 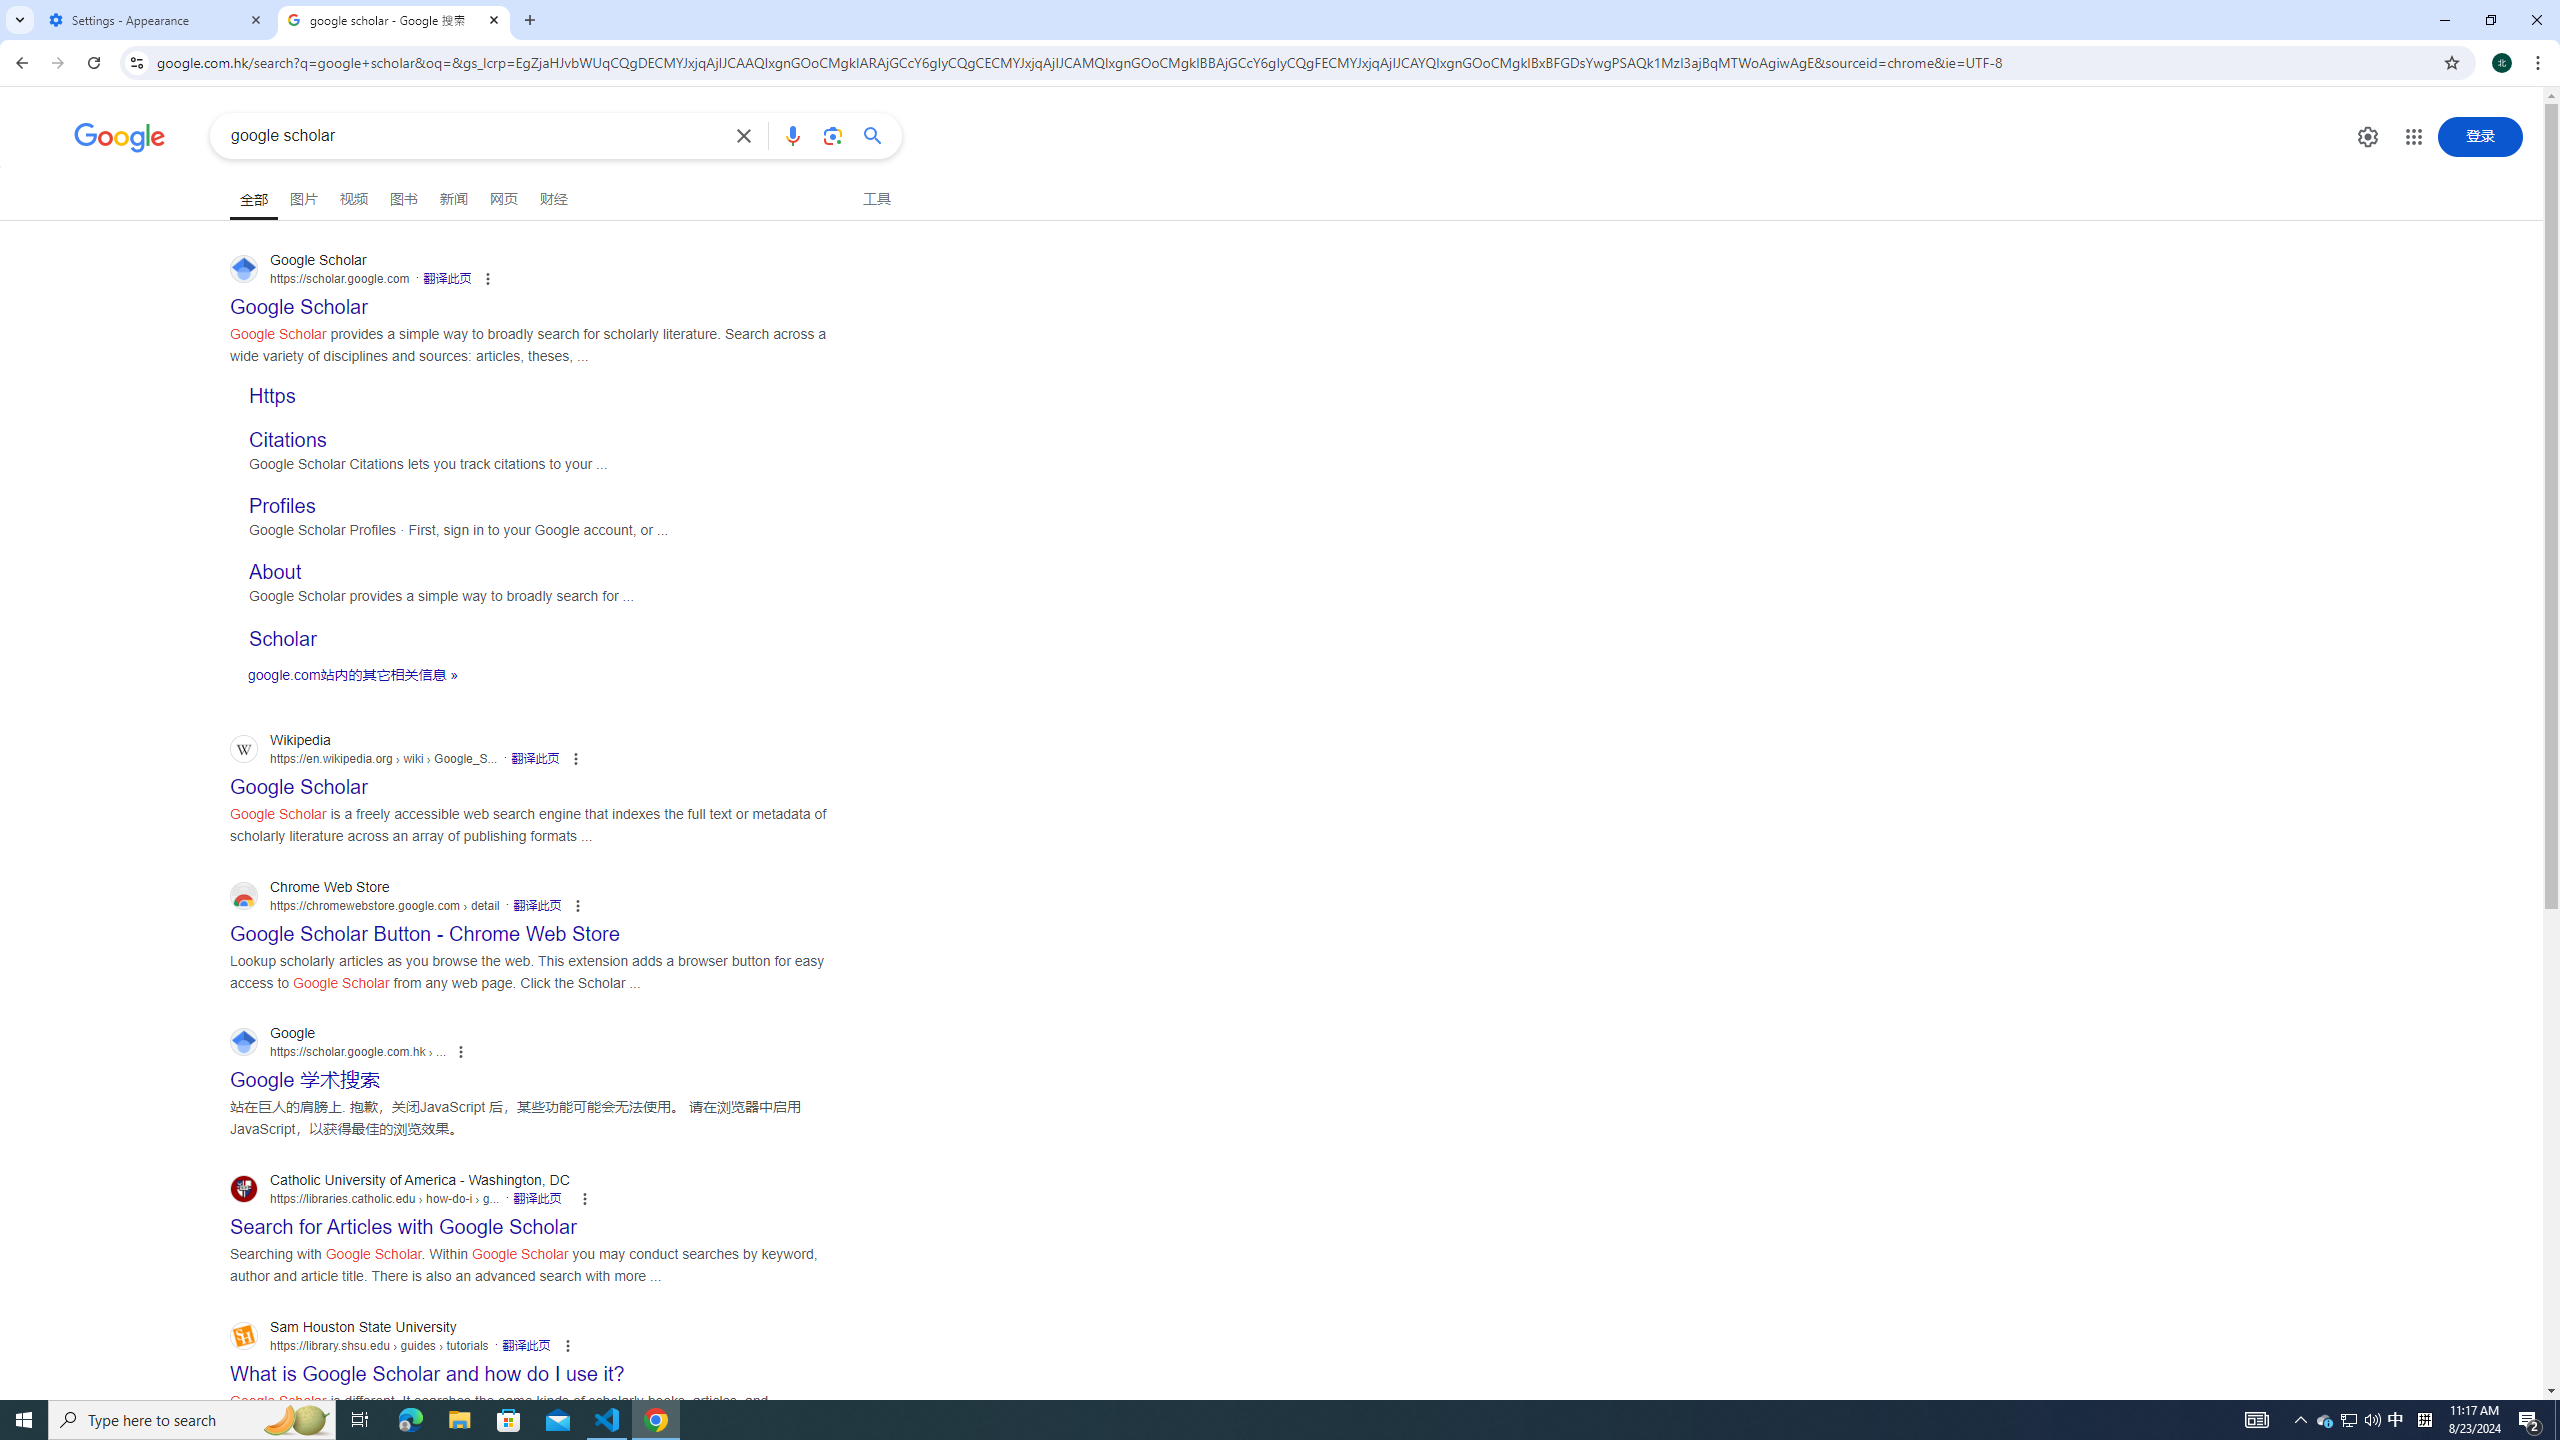 What do you see at coordinates (272, 395) in the screenshot?
I see `'Https'` at bounding box center [272, 395].